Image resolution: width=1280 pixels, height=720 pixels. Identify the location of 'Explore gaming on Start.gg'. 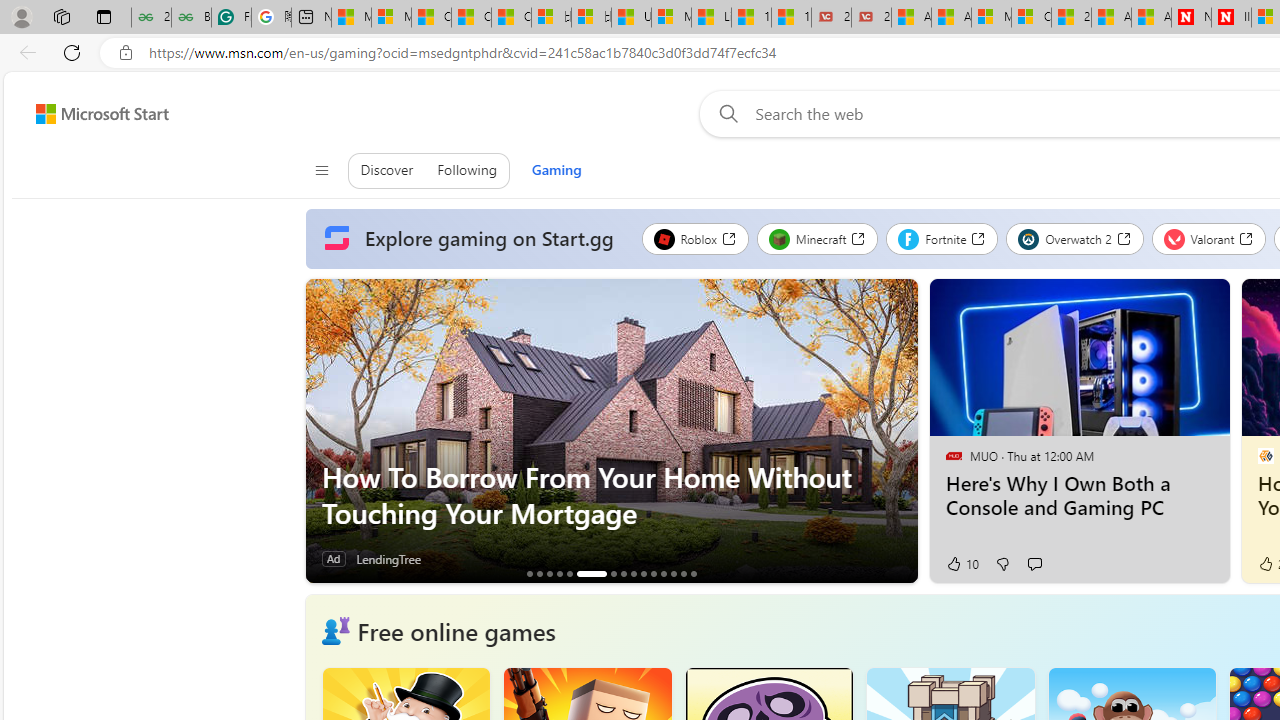
(472, 238).